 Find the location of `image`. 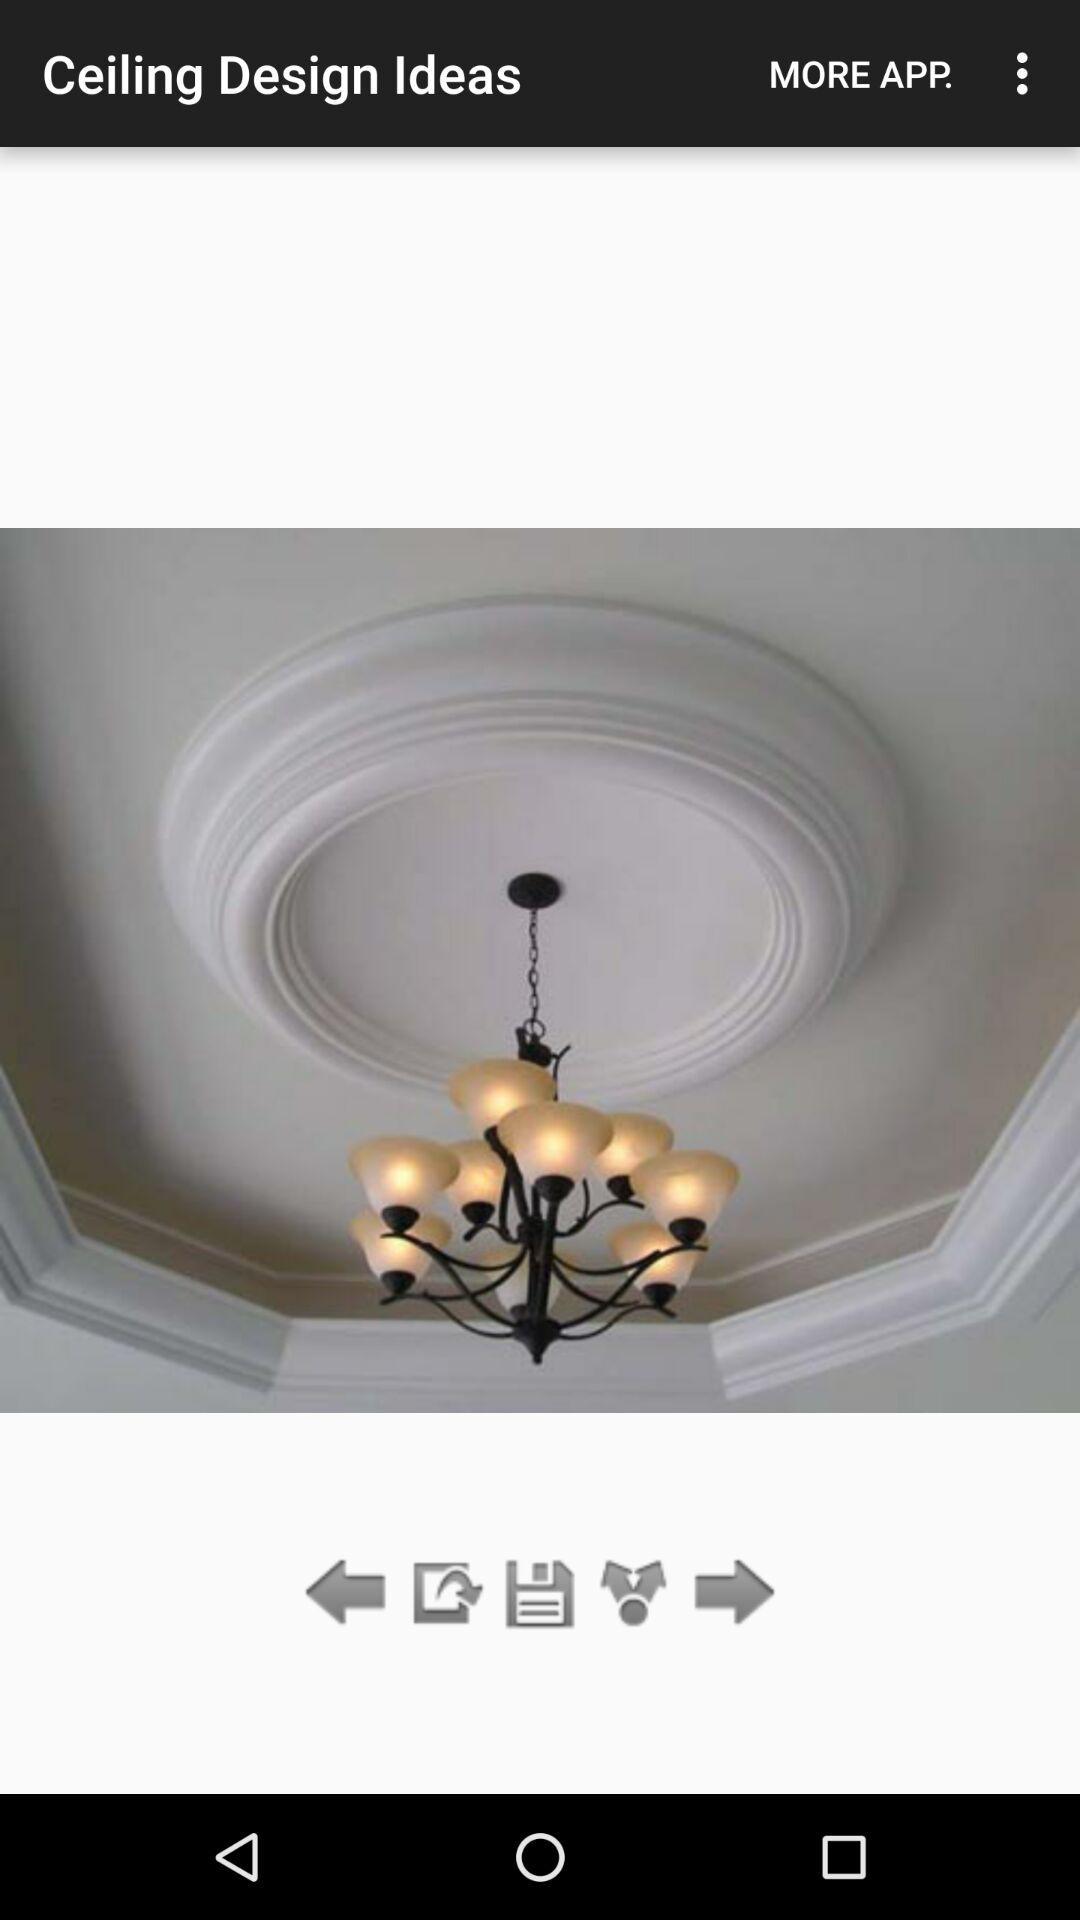

image is located at coordinates (540, 1593).